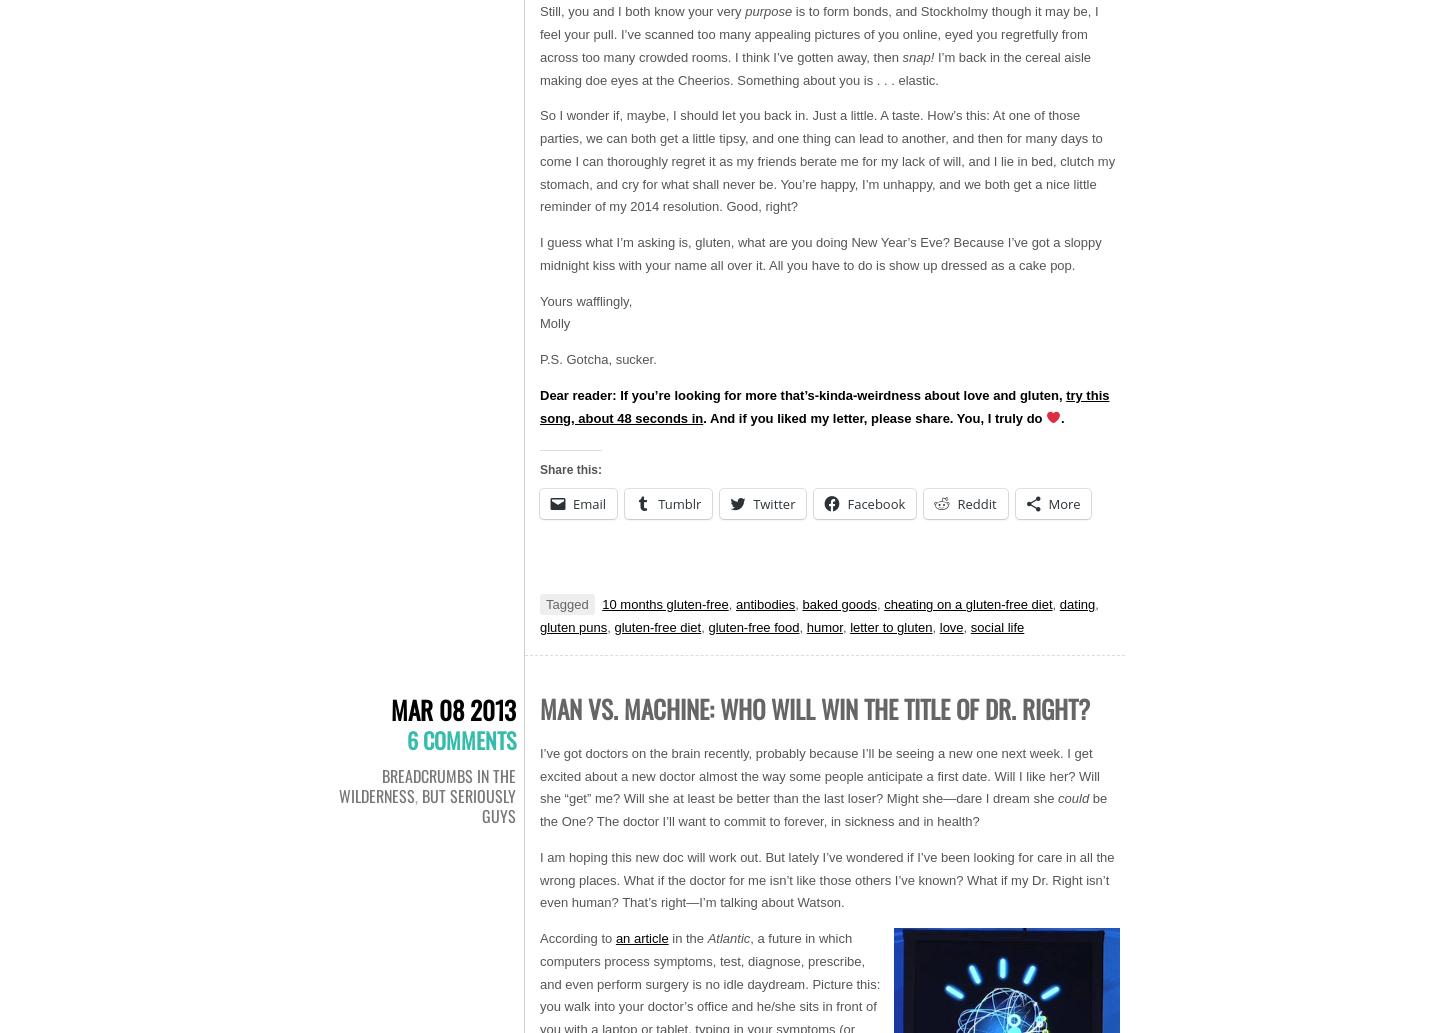 The height and width of the screenshot is (1033, 1450). Describe the element at coordinates (846, 504) in the screenshot. I see `'Facebook'` at that location.